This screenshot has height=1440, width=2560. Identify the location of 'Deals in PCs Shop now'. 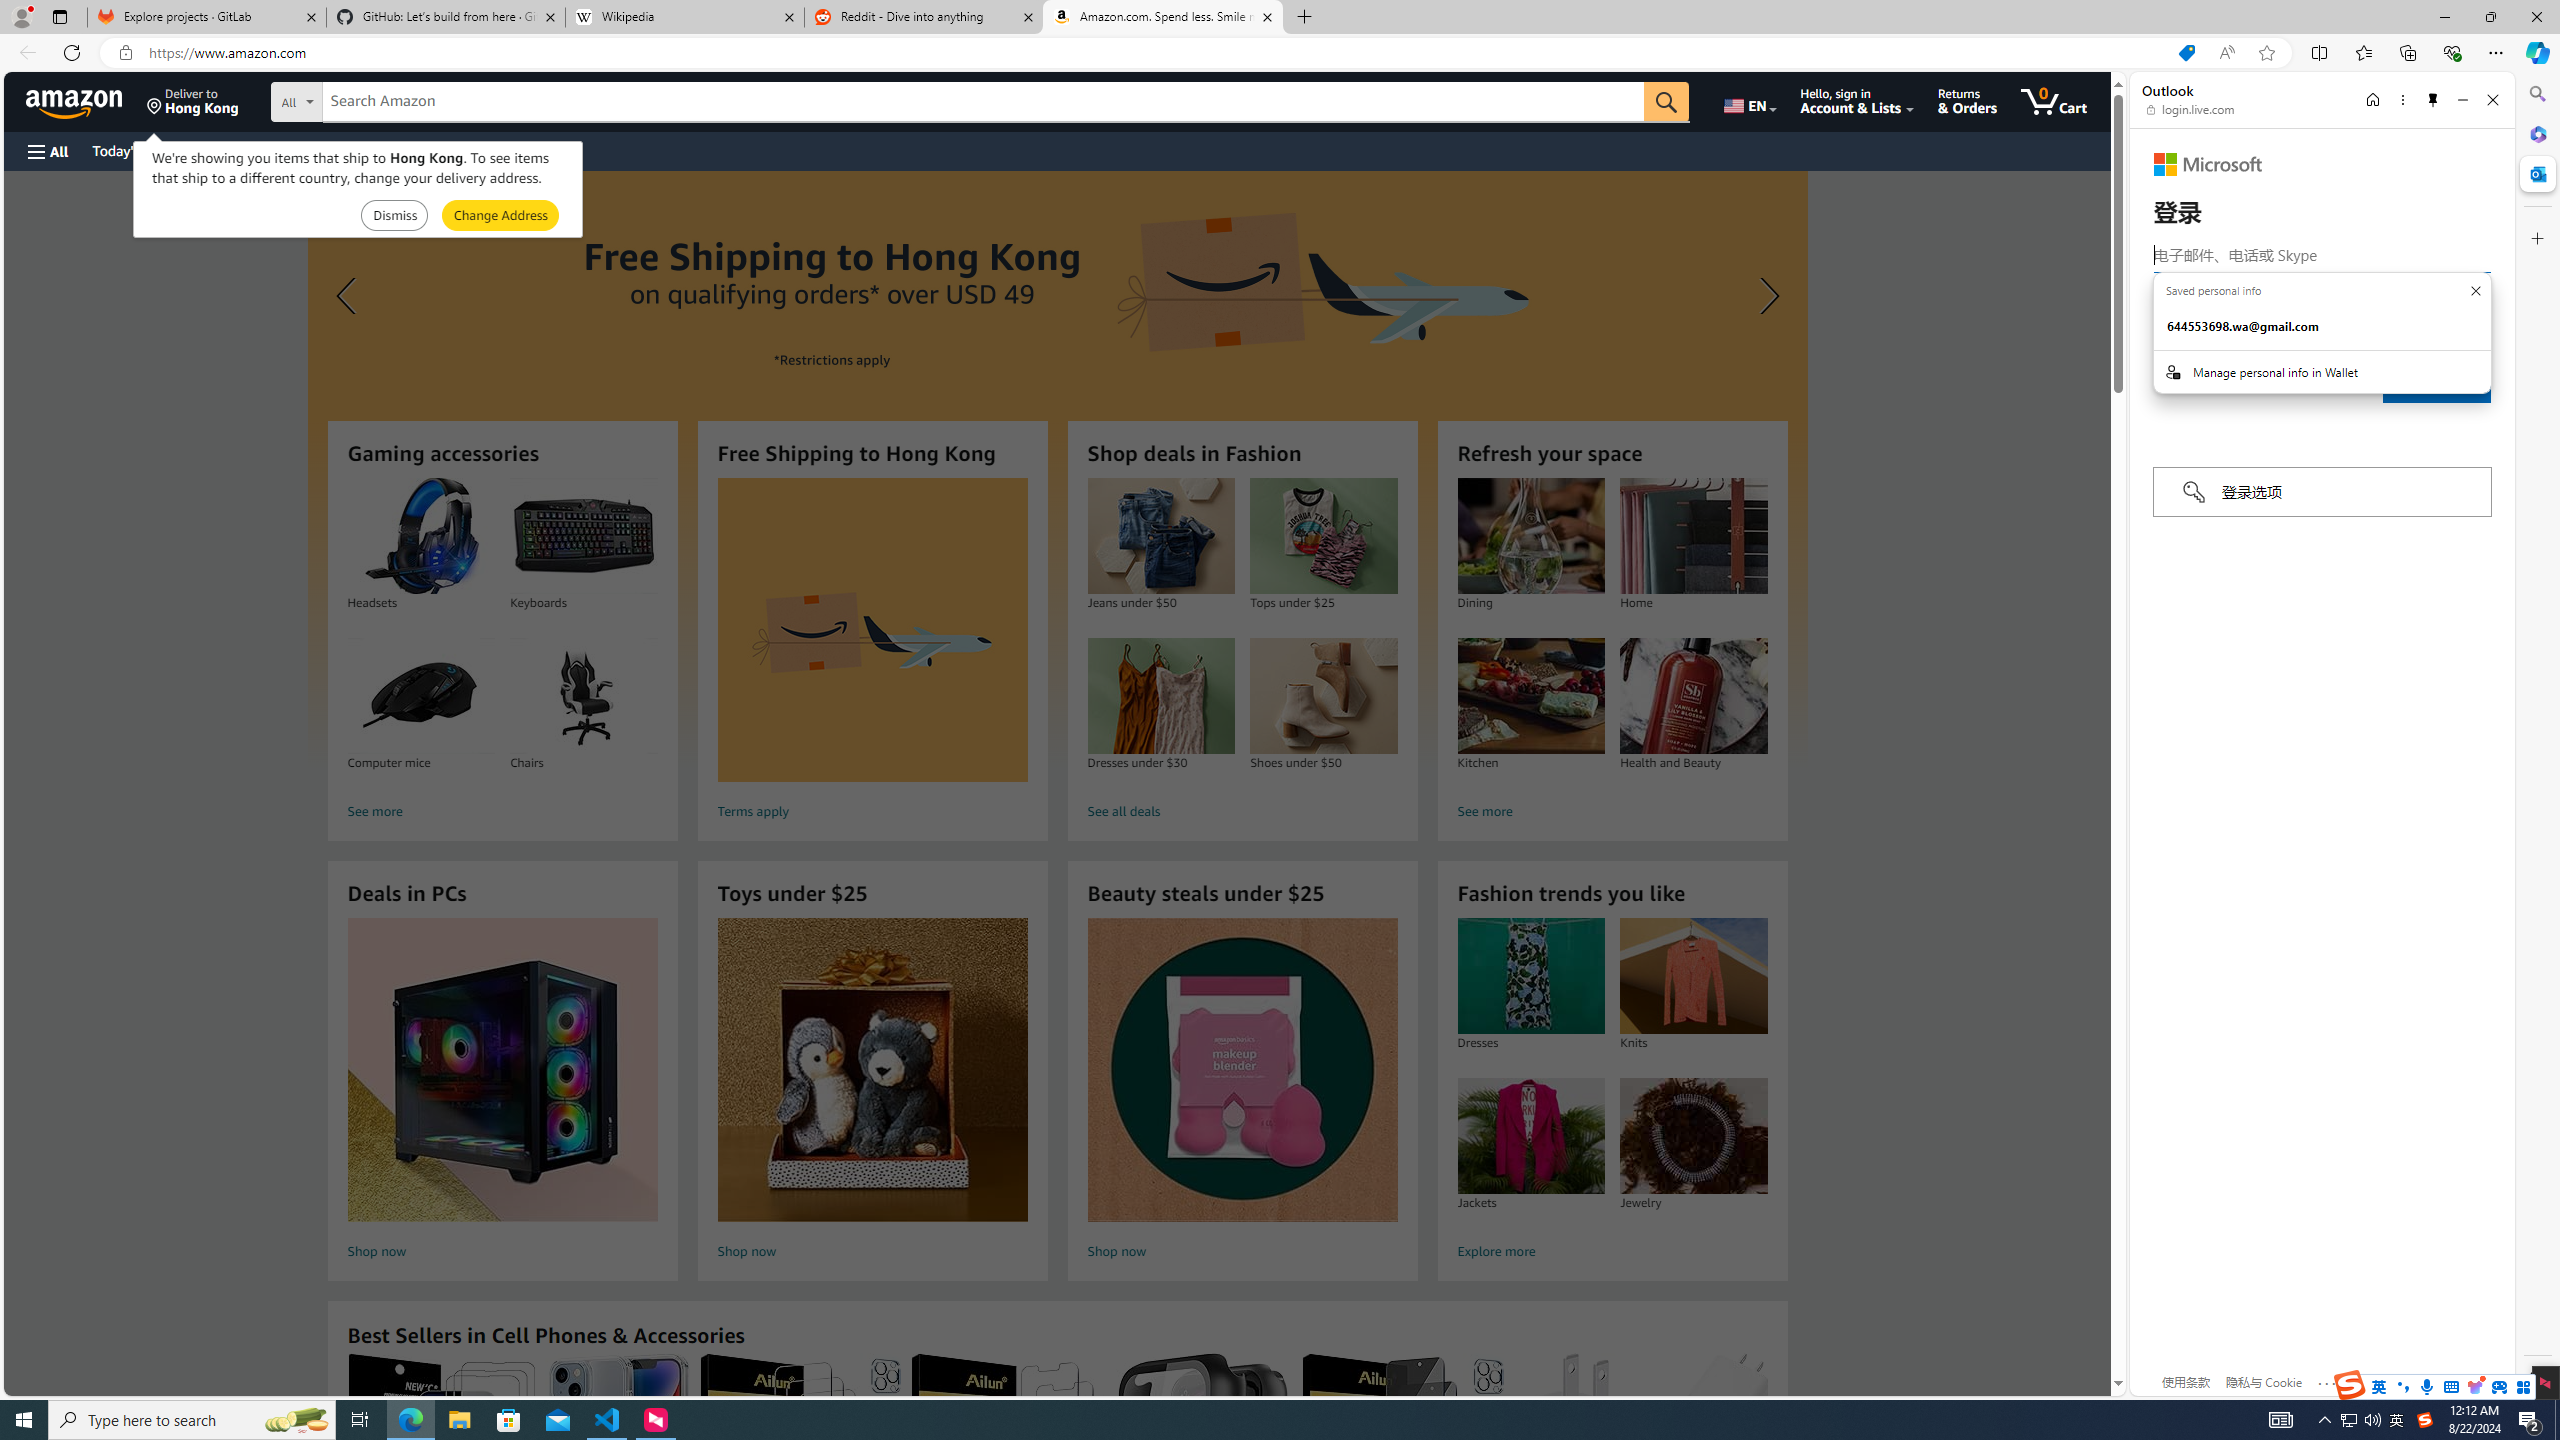
(502, 1091).